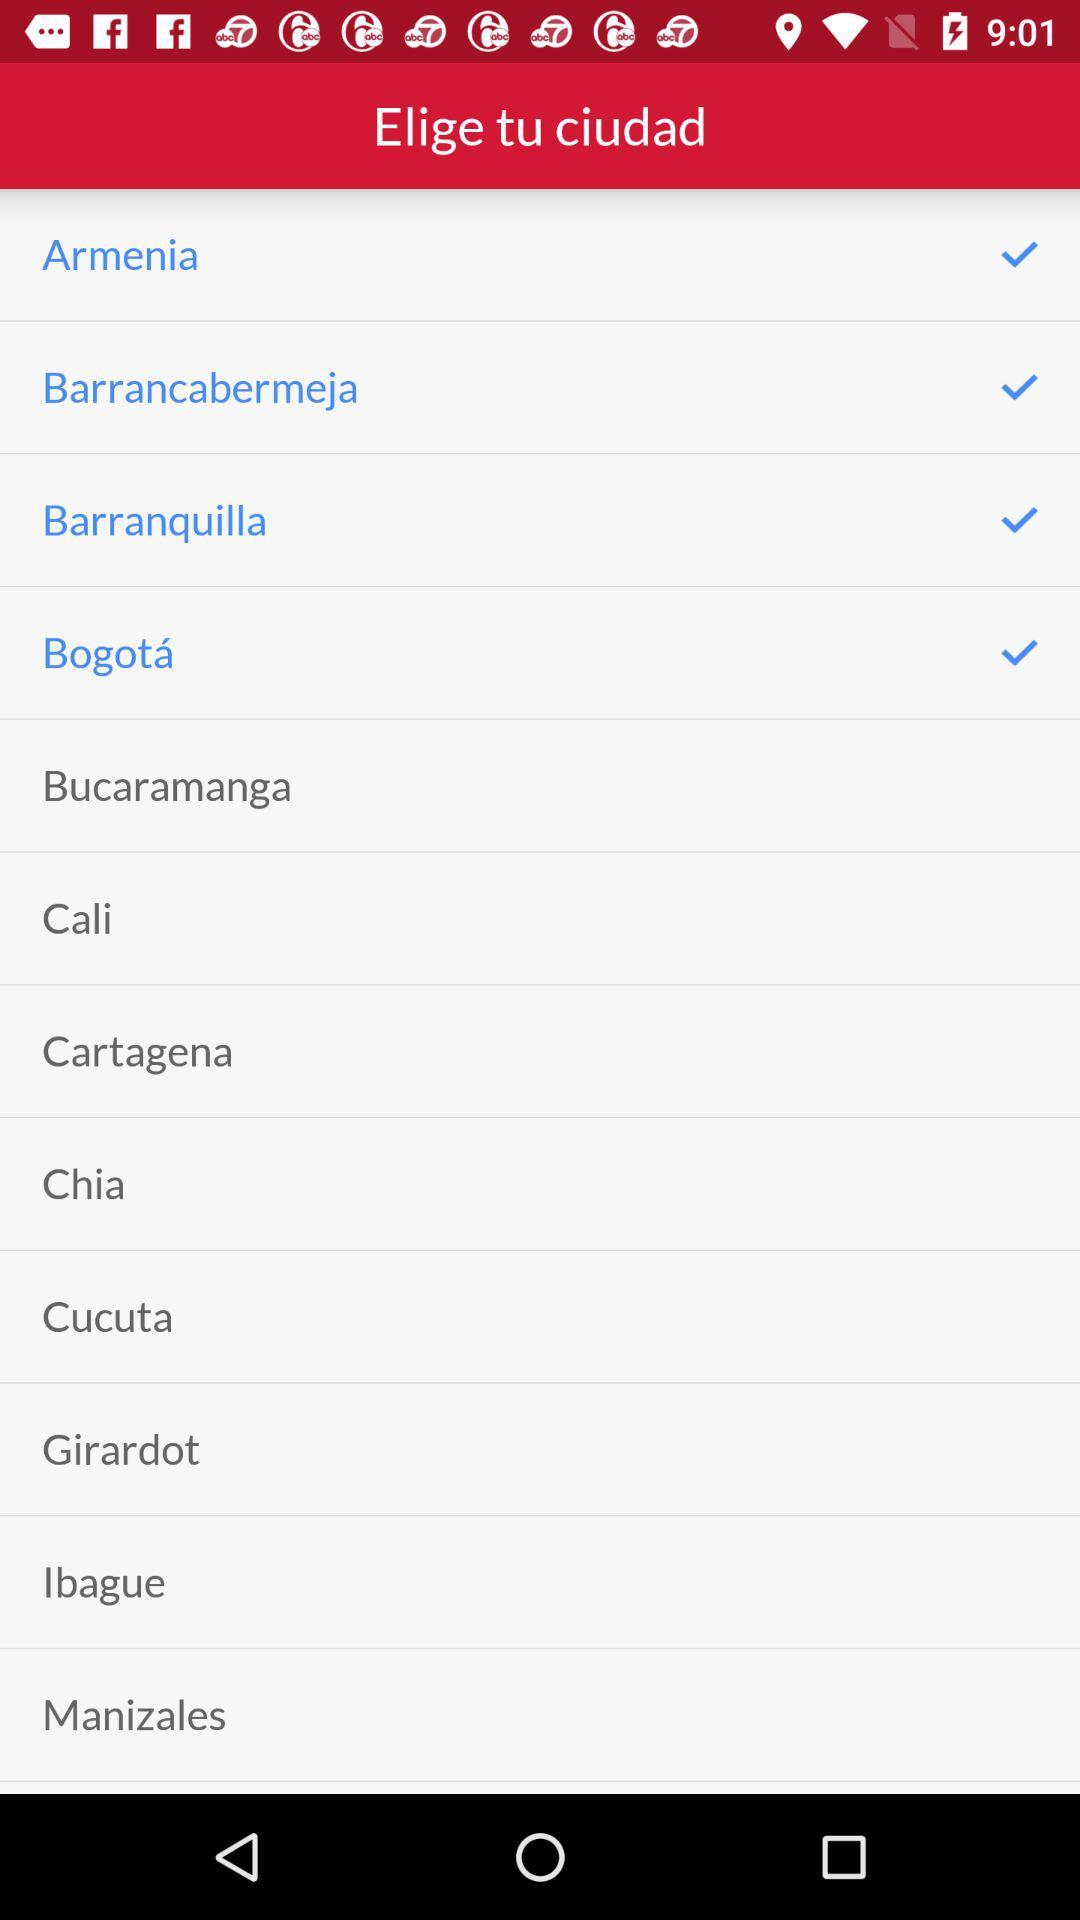  I want to click on manizales app, so click(134, 1713).